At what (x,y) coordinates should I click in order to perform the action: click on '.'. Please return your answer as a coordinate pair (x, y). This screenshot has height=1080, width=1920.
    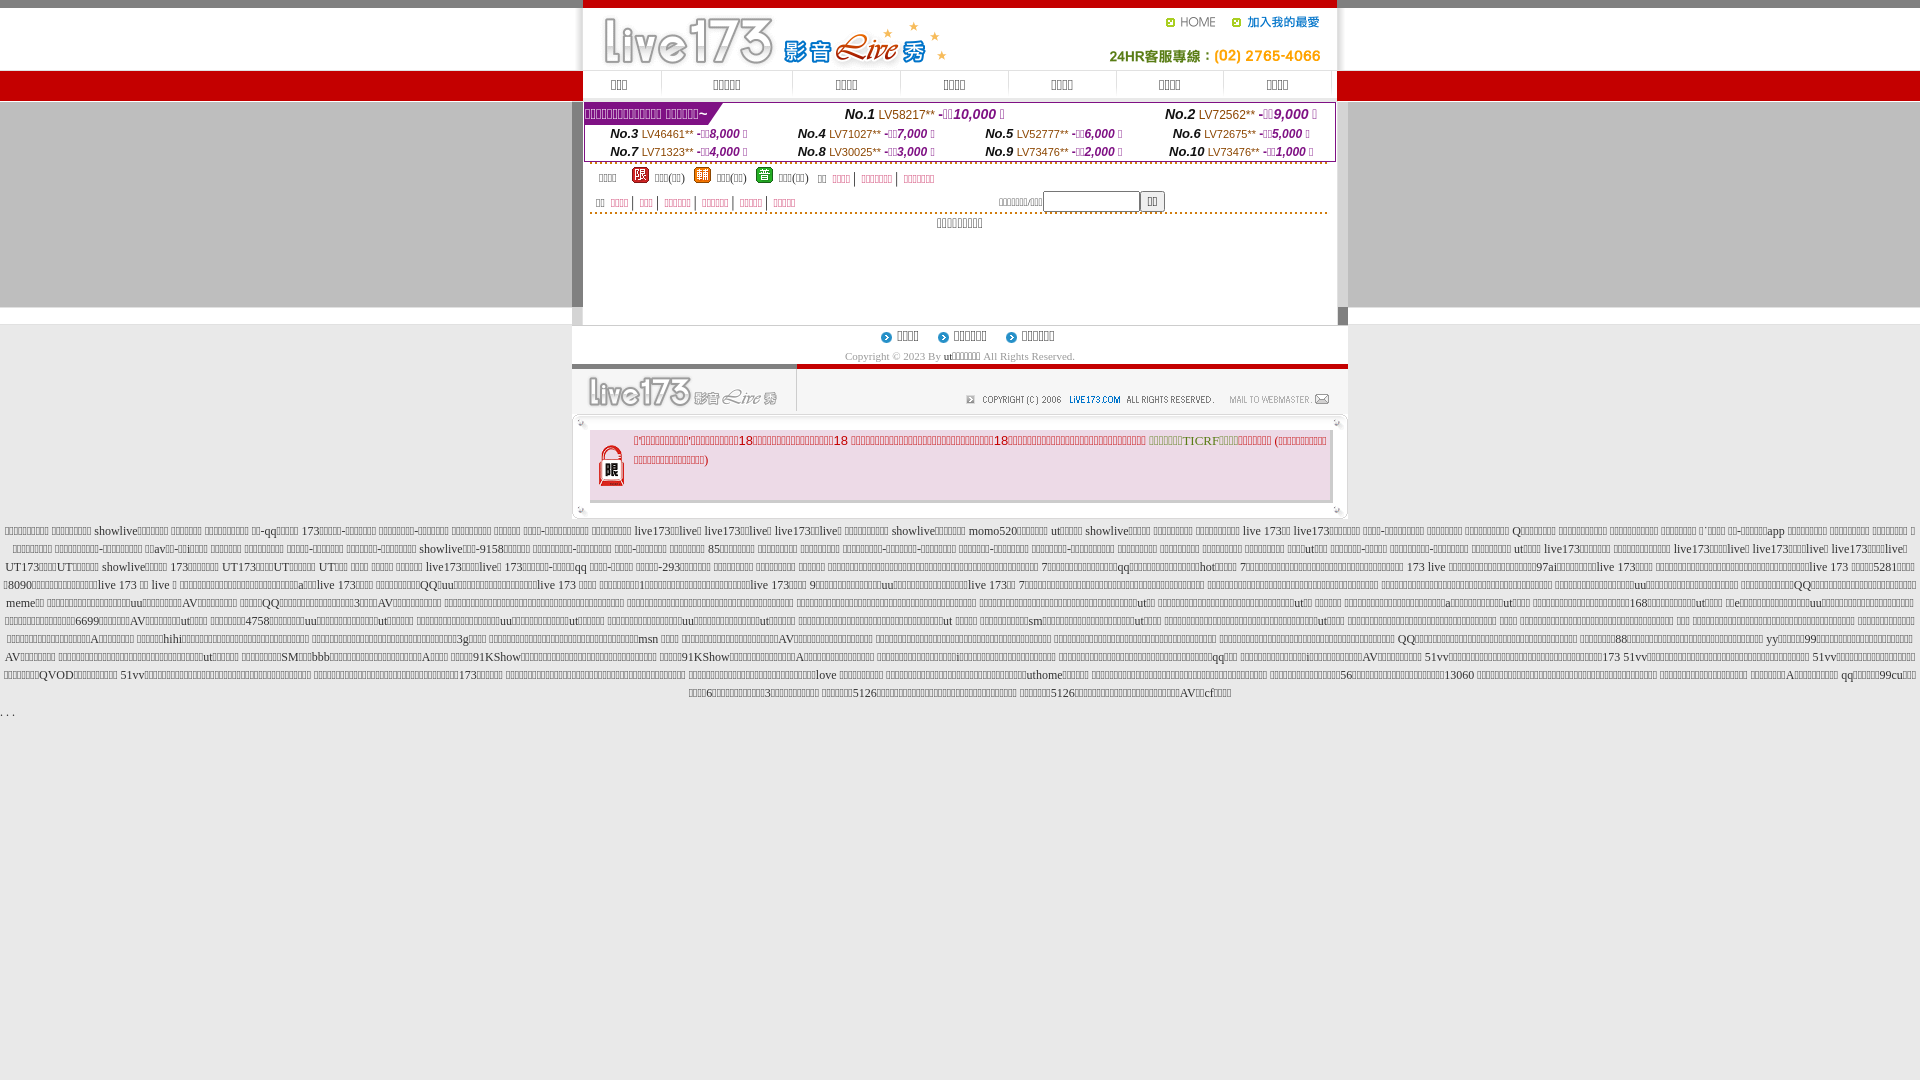
    Looking at the image, I should click on (1, 711).